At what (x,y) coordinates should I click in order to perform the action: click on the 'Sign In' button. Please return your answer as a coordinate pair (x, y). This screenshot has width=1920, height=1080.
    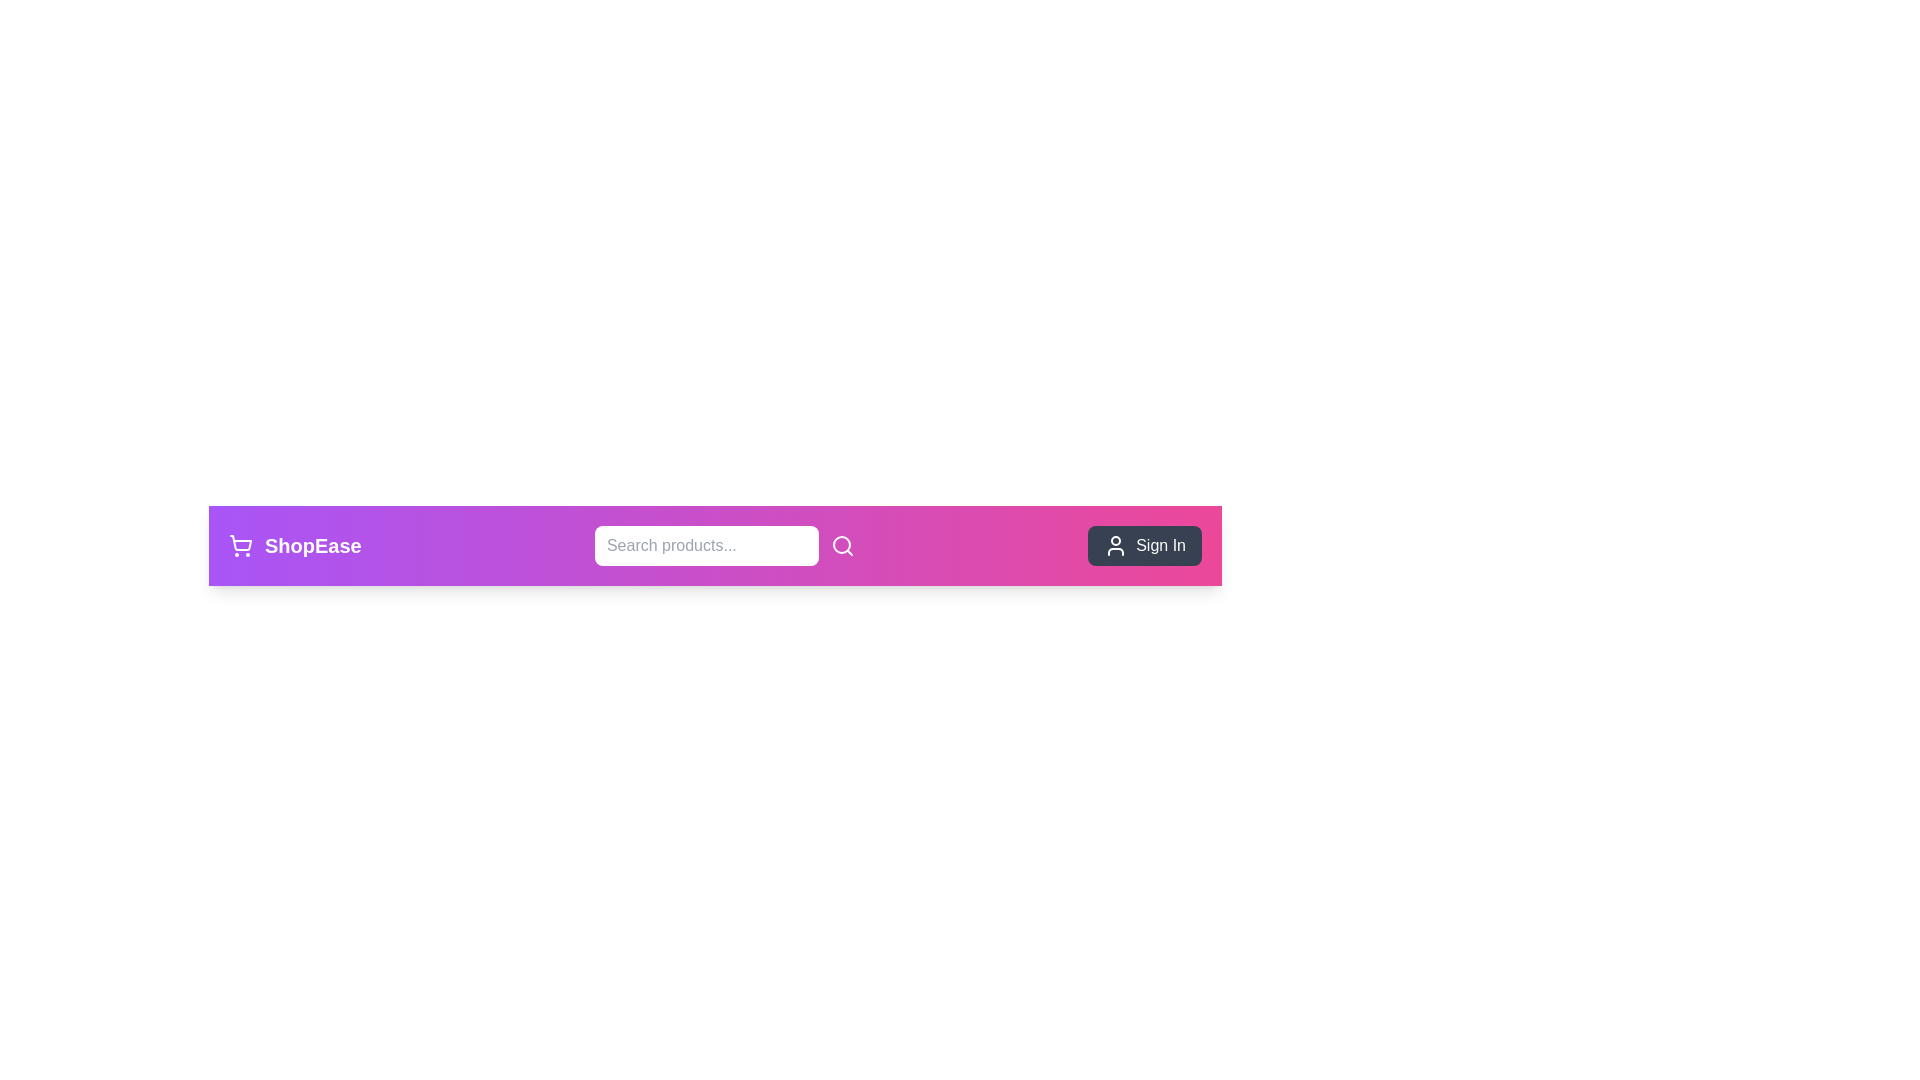
    Looking at the image, I should click on (1145, 546).